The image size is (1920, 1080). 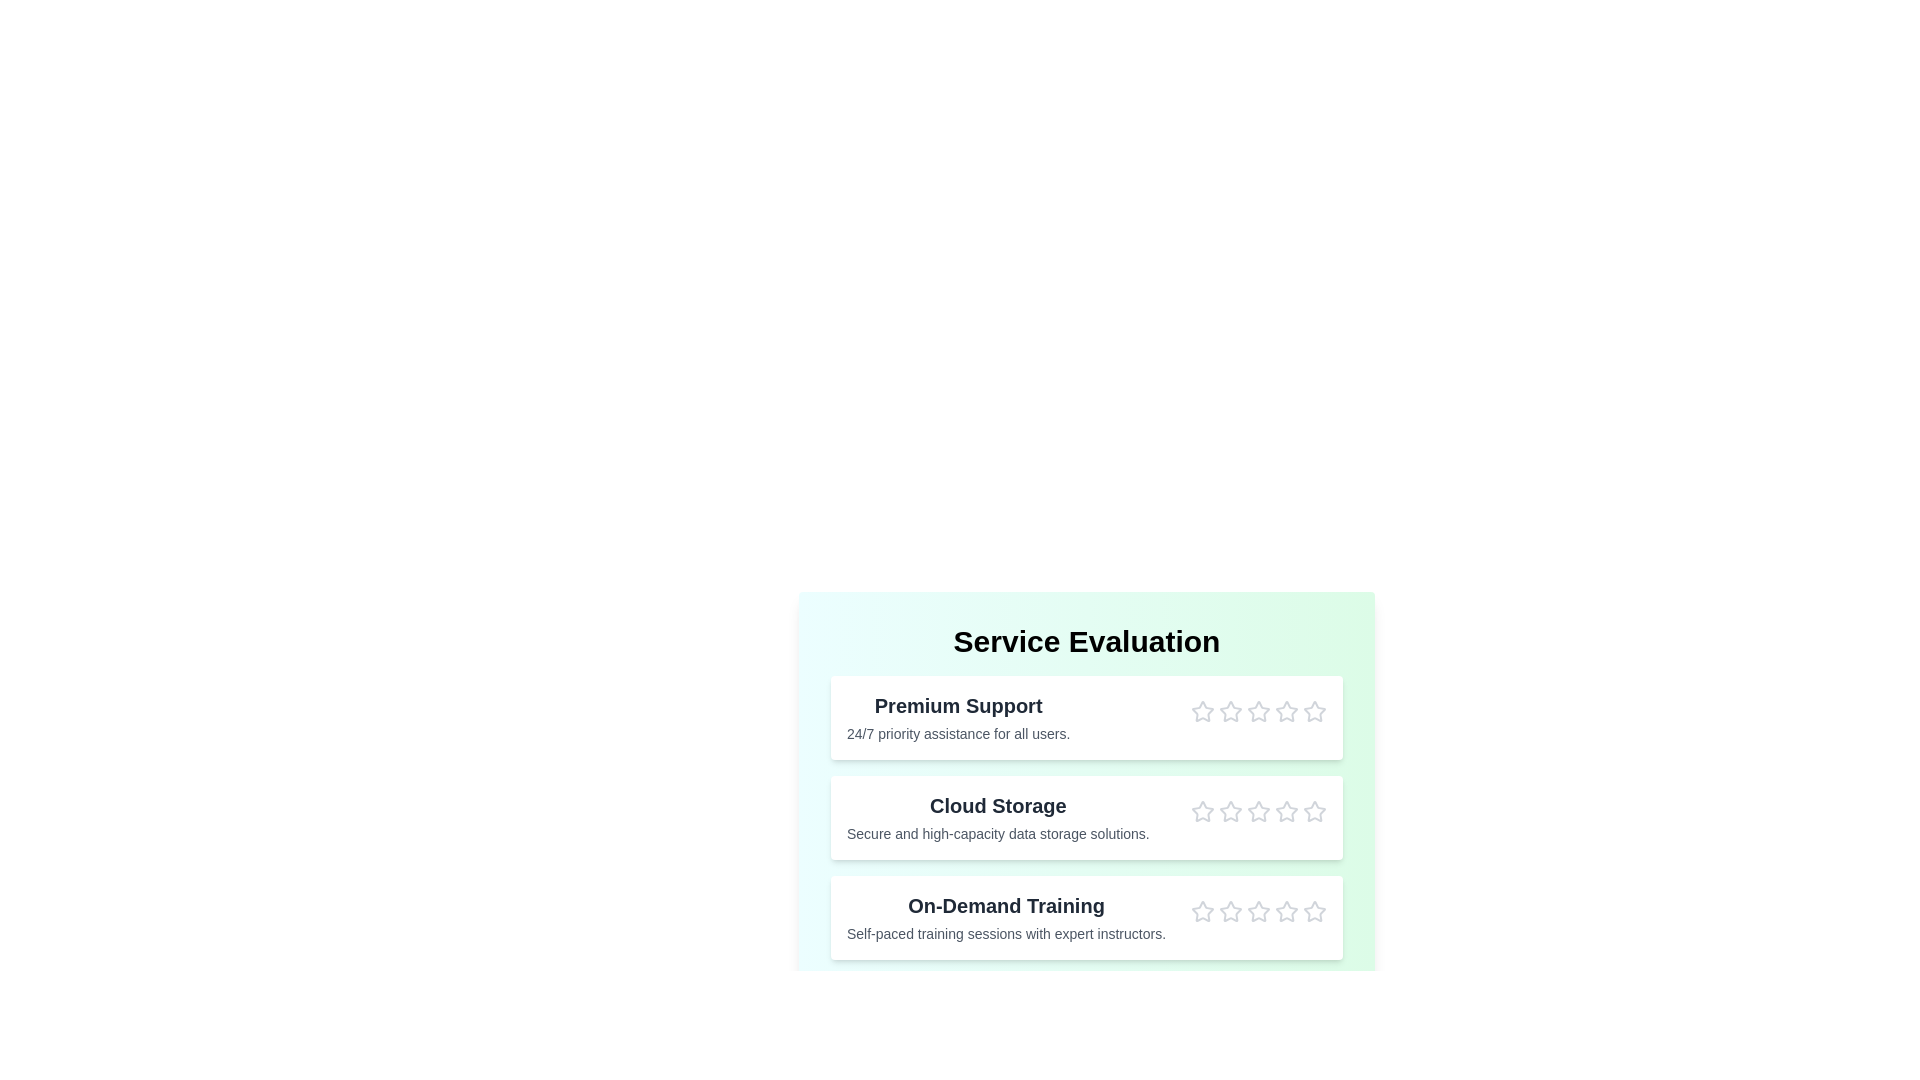 What do you see at coordinates (1315, 711) in the screenshot?
I see `the star corresponding to 5 stars for the Premium Support service` at bounding box center [1315, 711].